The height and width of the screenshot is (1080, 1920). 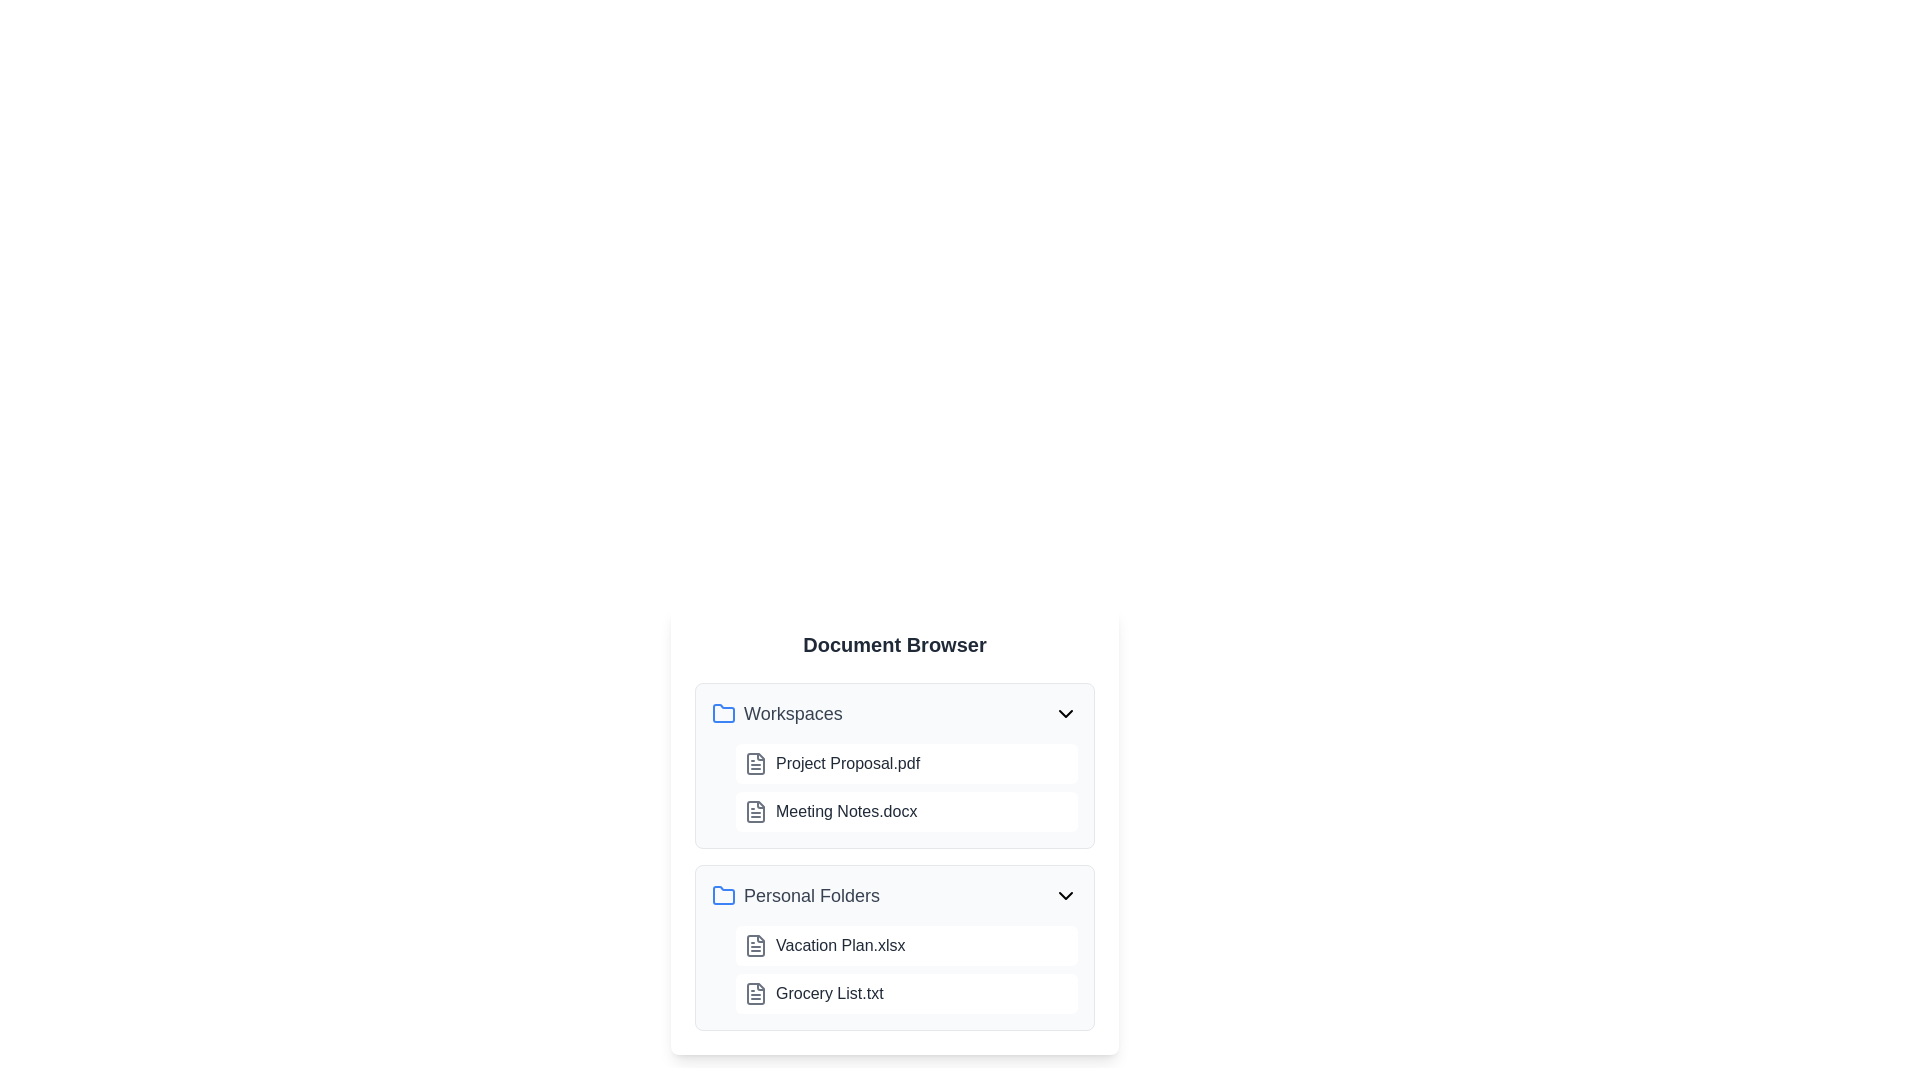 I want to click on the blue folder icon located to the left of the 'Workspaces' label in the Document Browser application, so click(x=723, y=712).